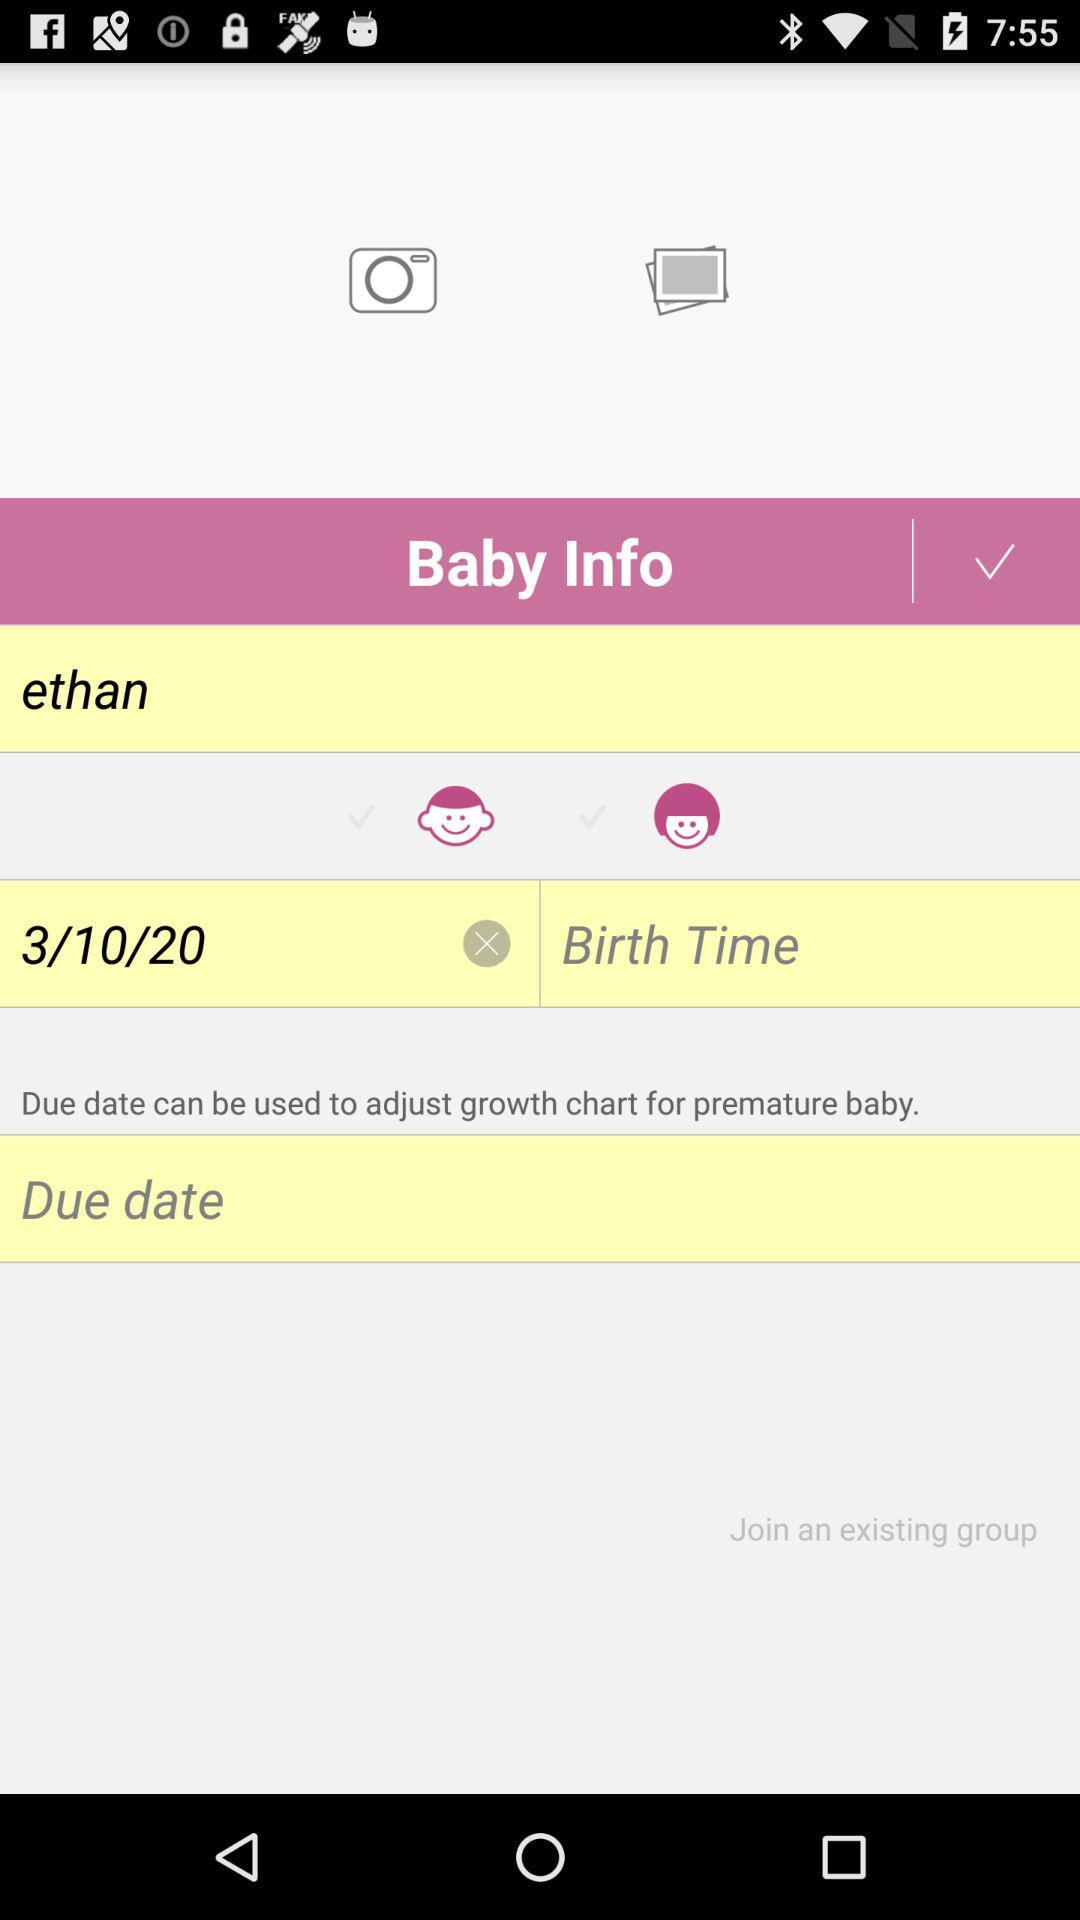  Describe the element at coordinates (995, 599) in the screenshot. I see `the check icon` at that location.